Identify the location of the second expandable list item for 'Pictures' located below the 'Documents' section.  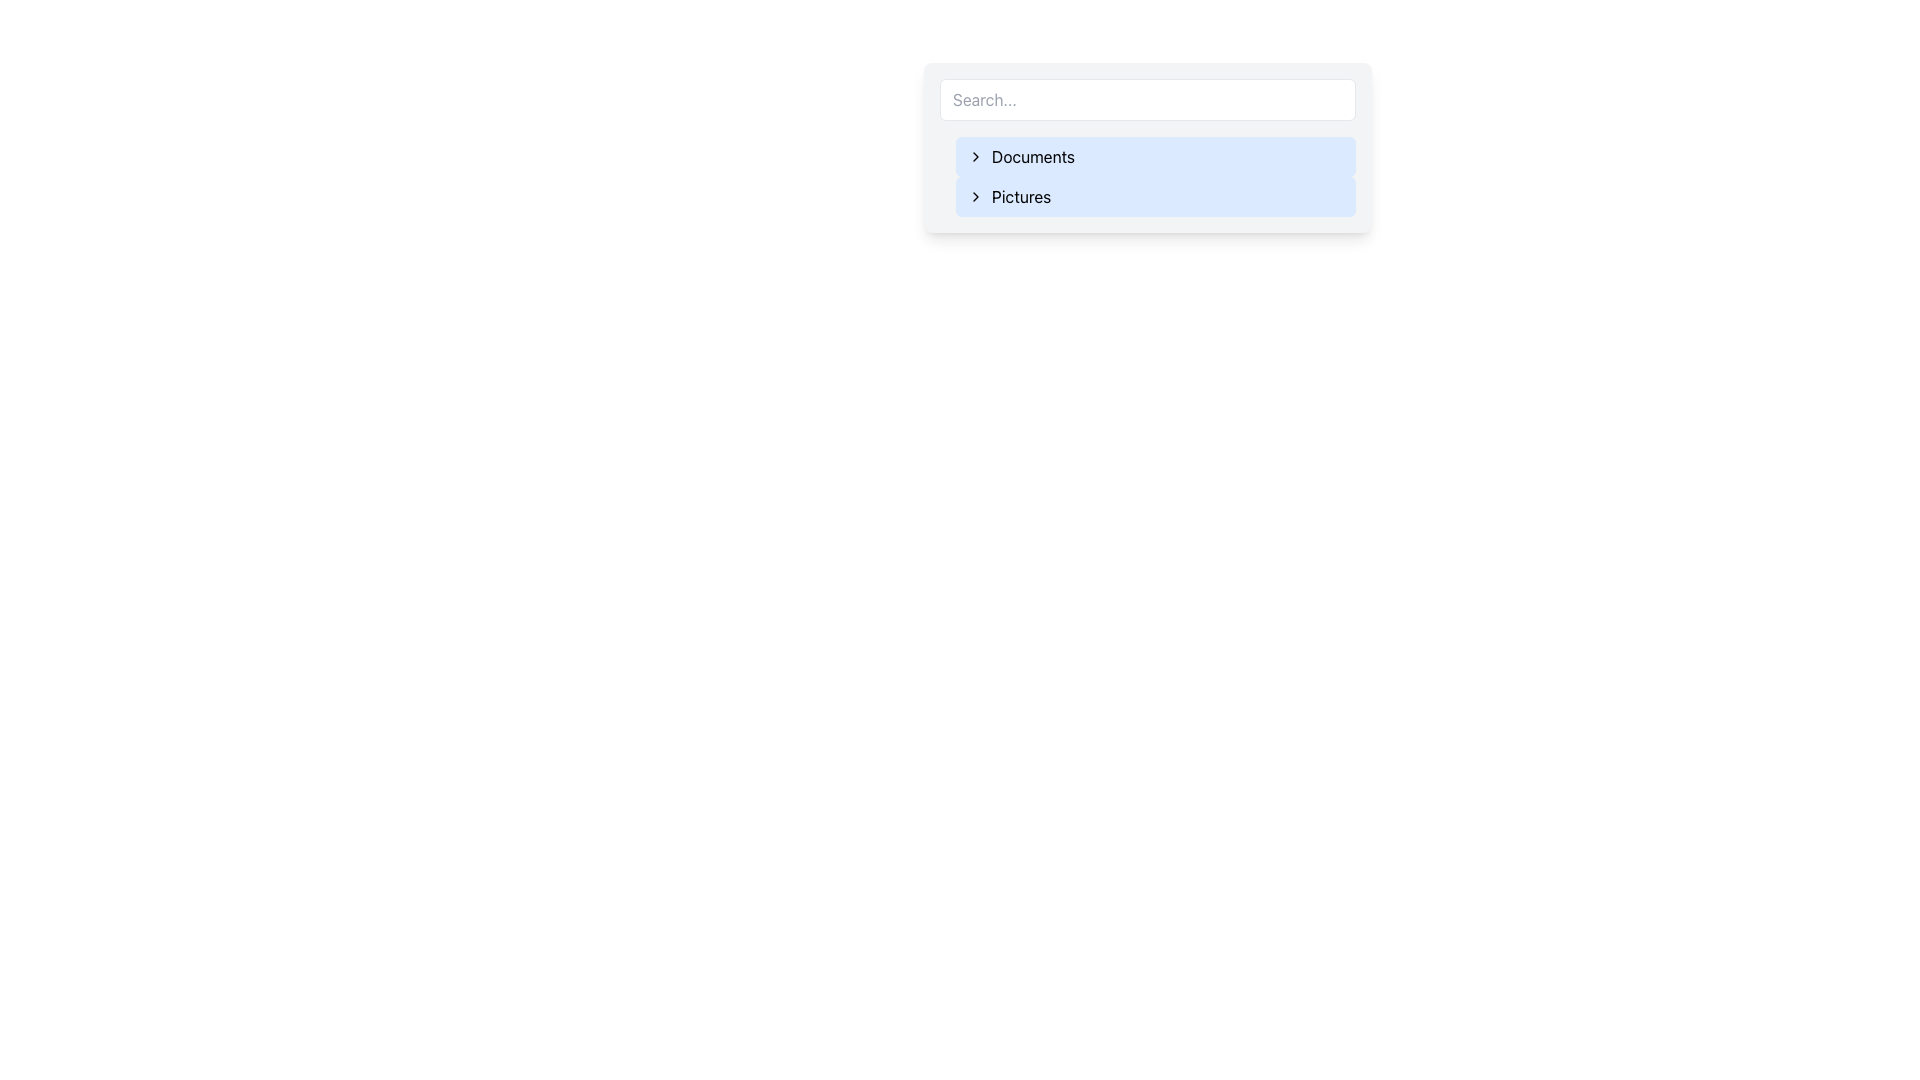
(1156, 196).